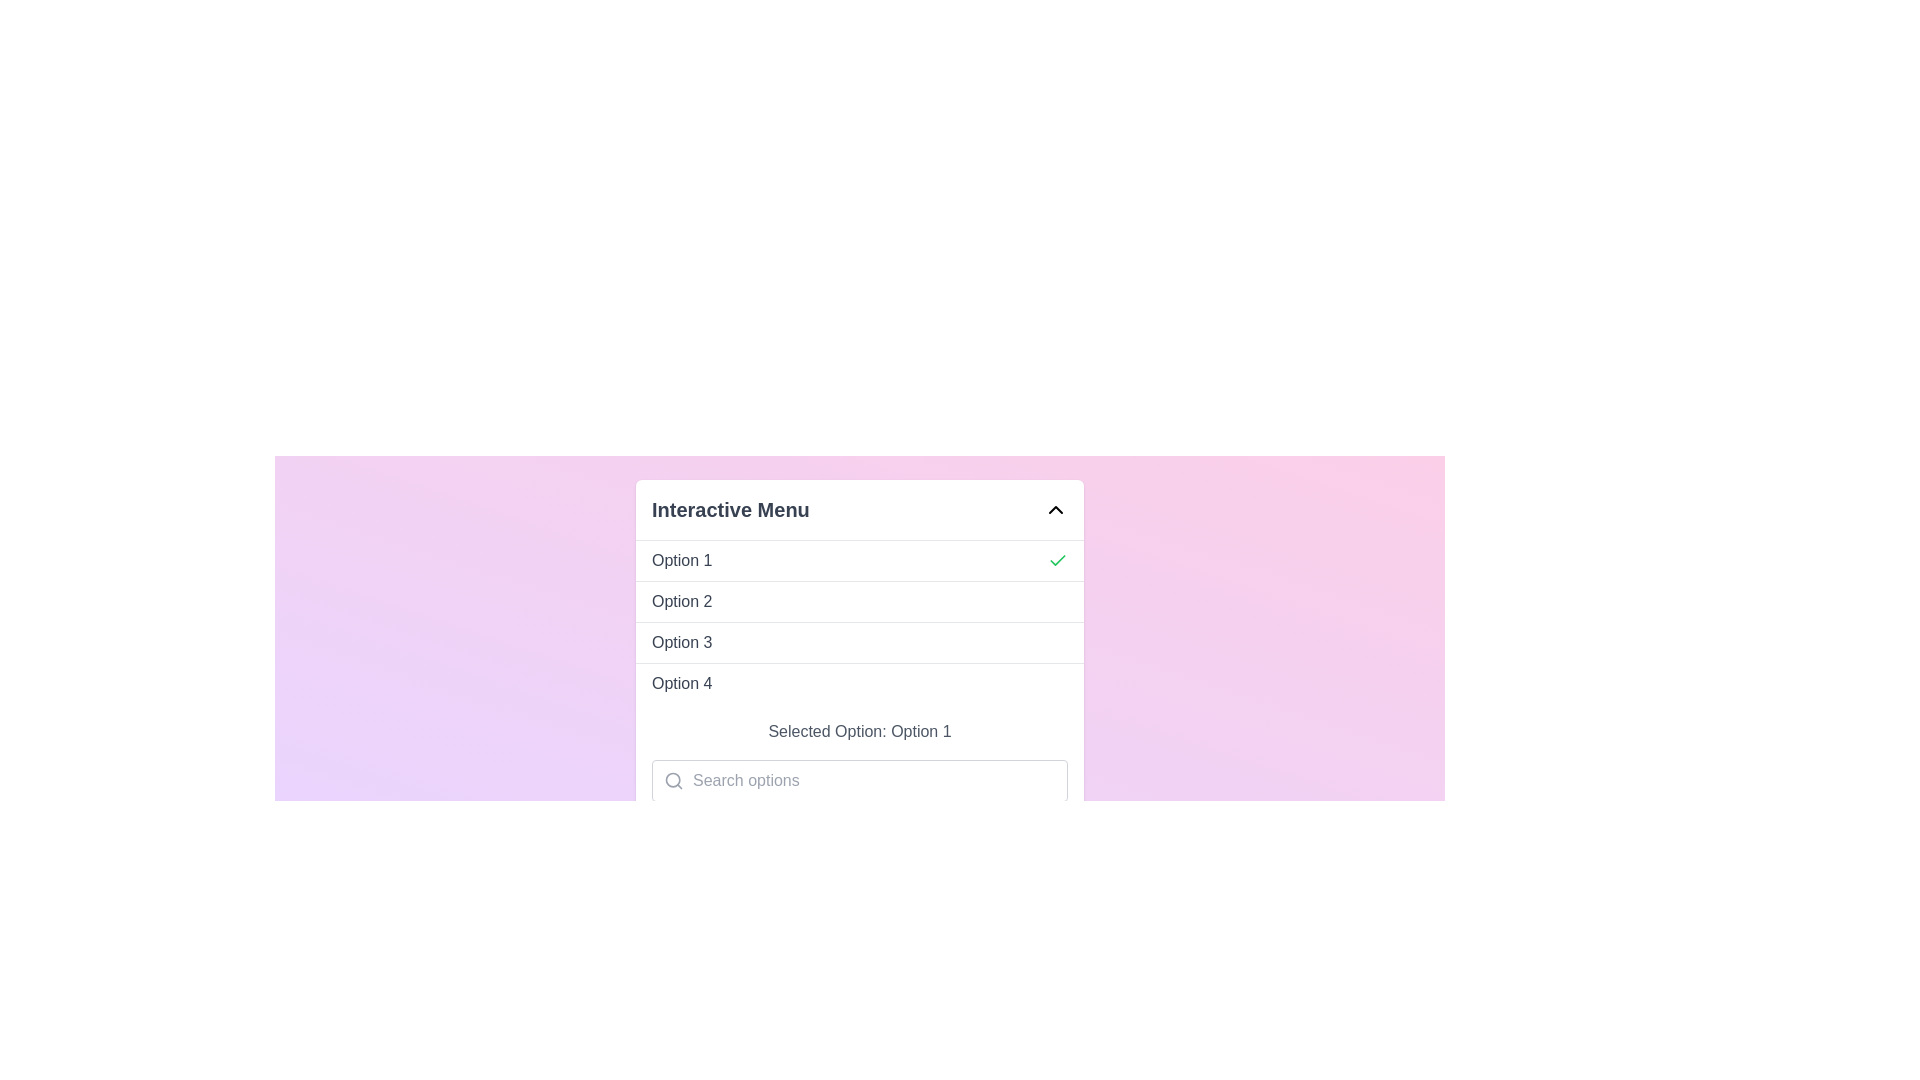  Describe the element at coordinates (1056, 559) in the screenshot. I see `the small green checkmark icon located next to the text 'Option 1' in the dropdown menu` at that location.